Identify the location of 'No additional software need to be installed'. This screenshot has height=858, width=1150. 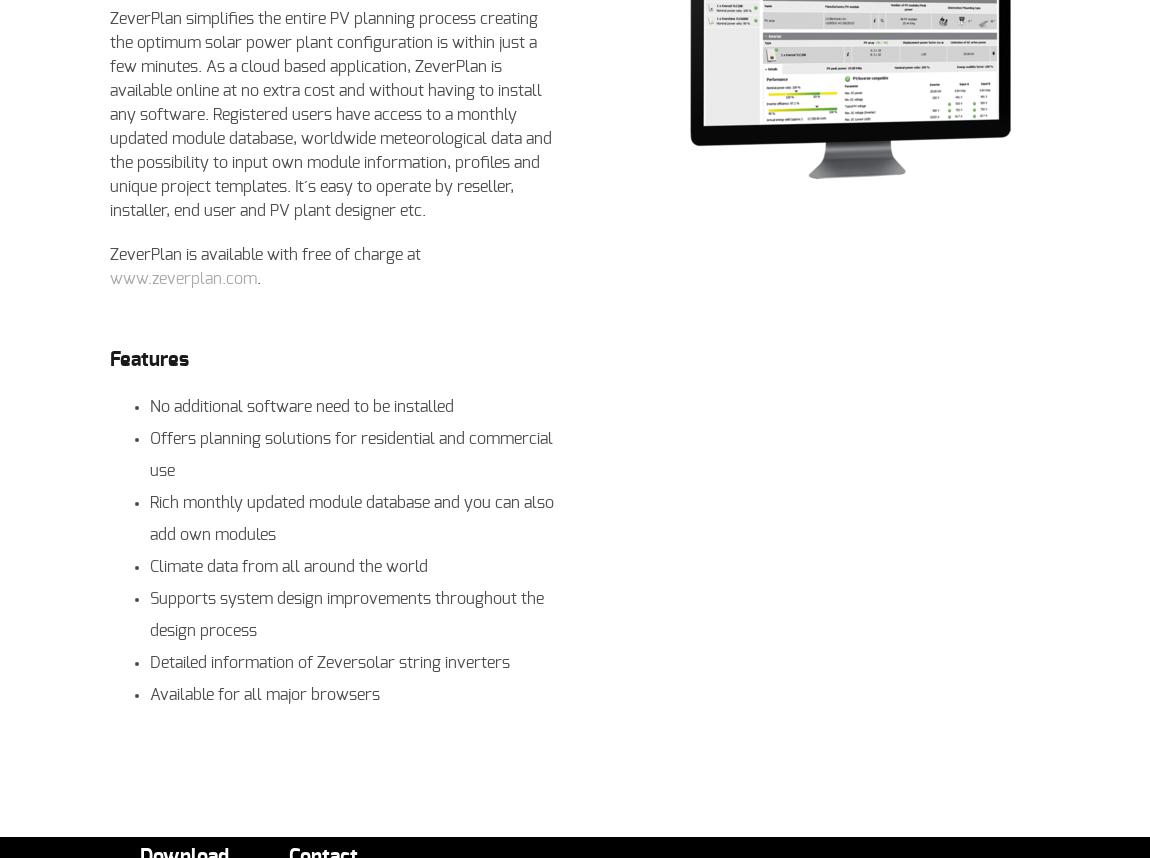
(301, 406).